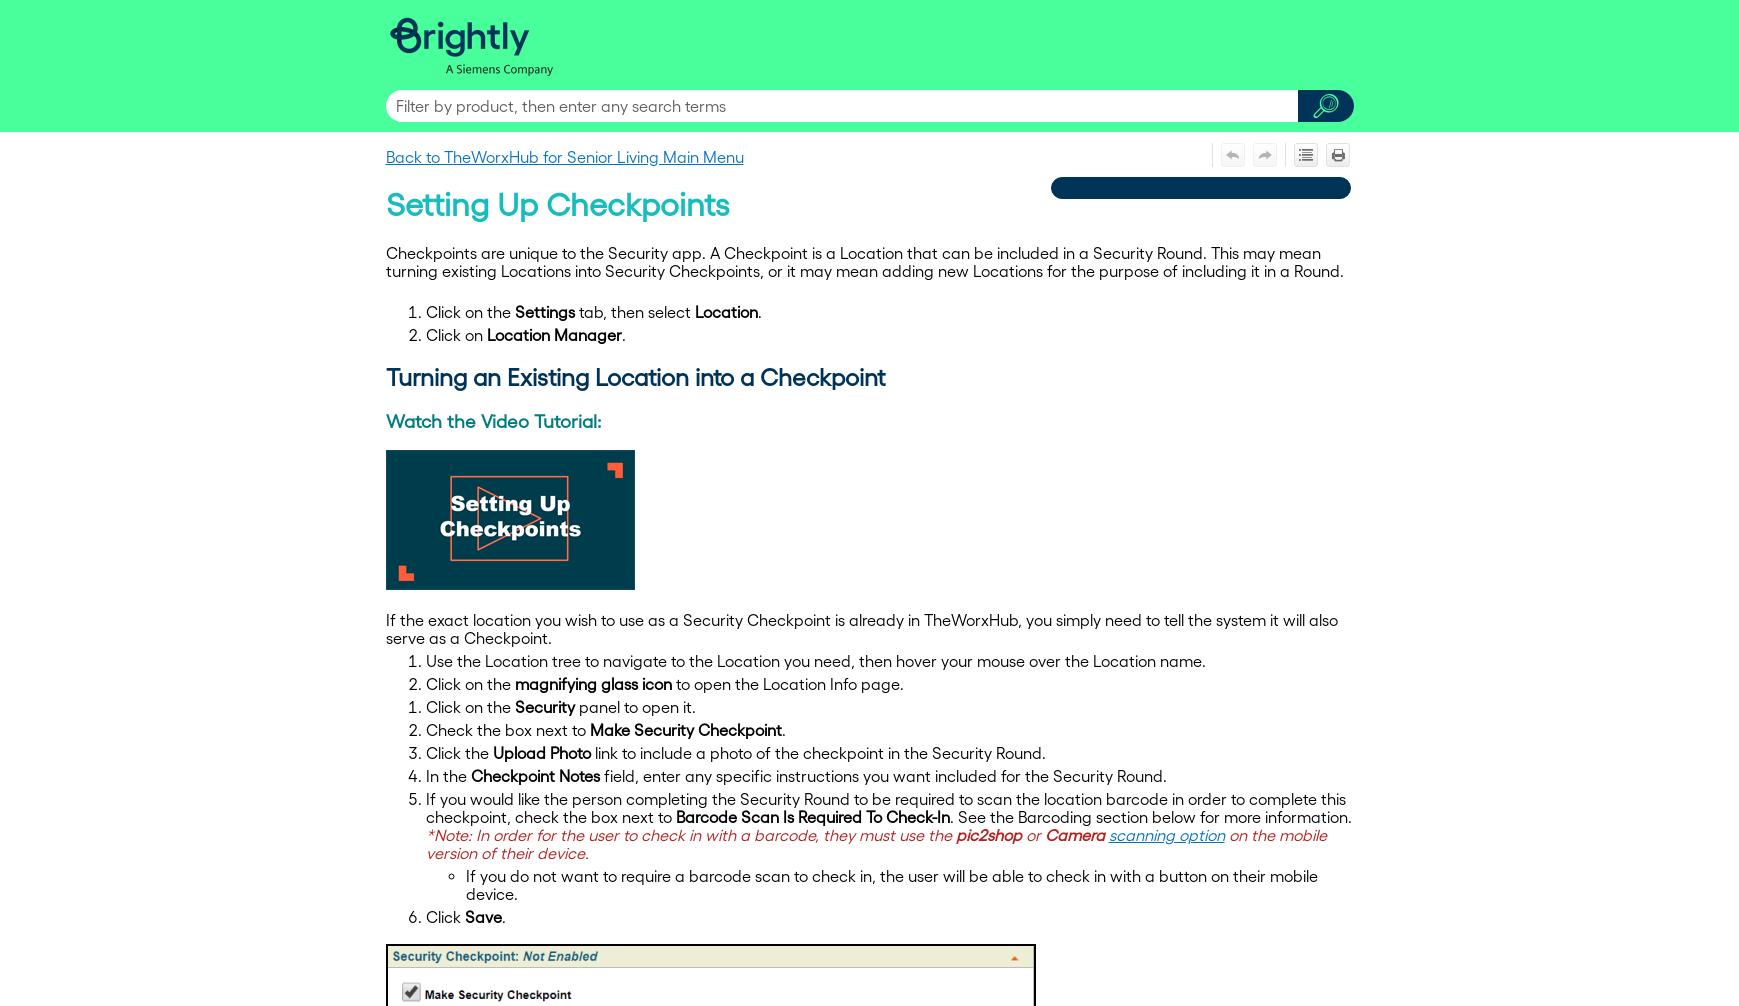  Describe the element at coordinates (1164, 833) in the screenshot. I see `'scanning option'` at that location.